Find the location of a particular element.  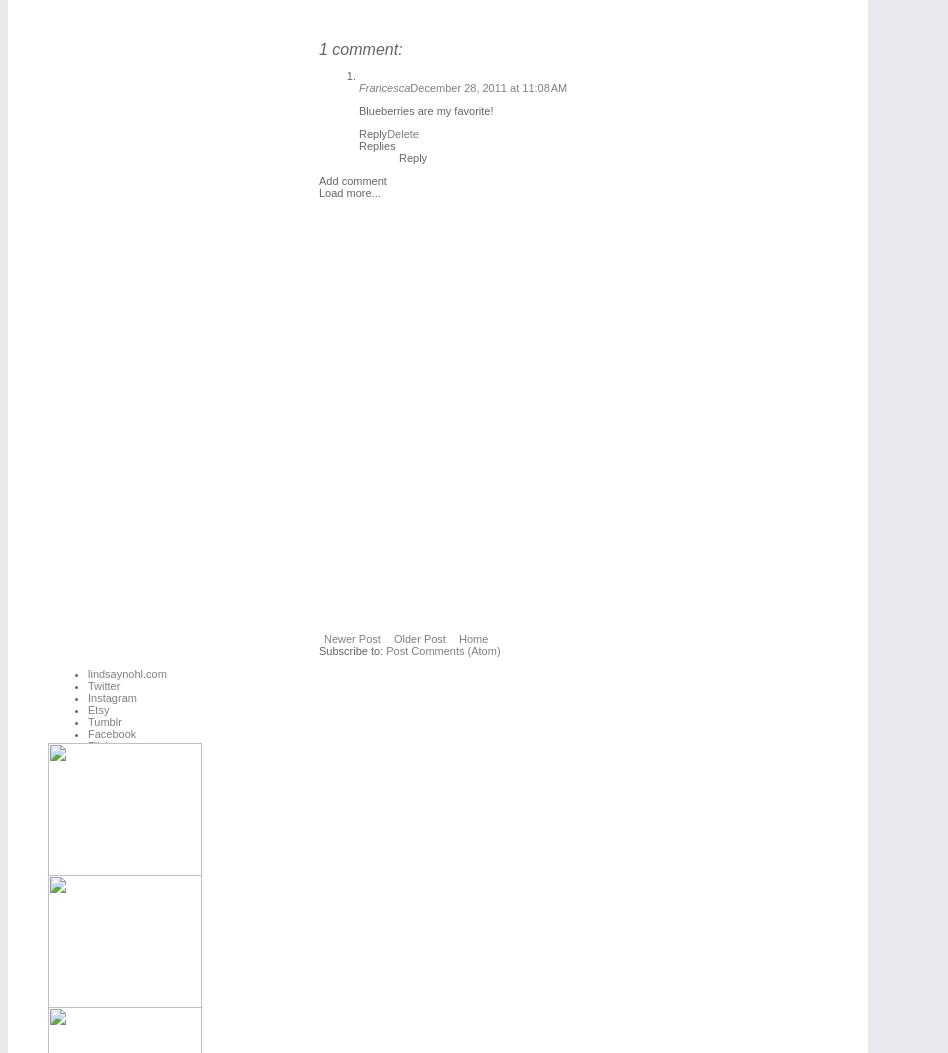

'Add comment' is located at coordinates (352, 180).